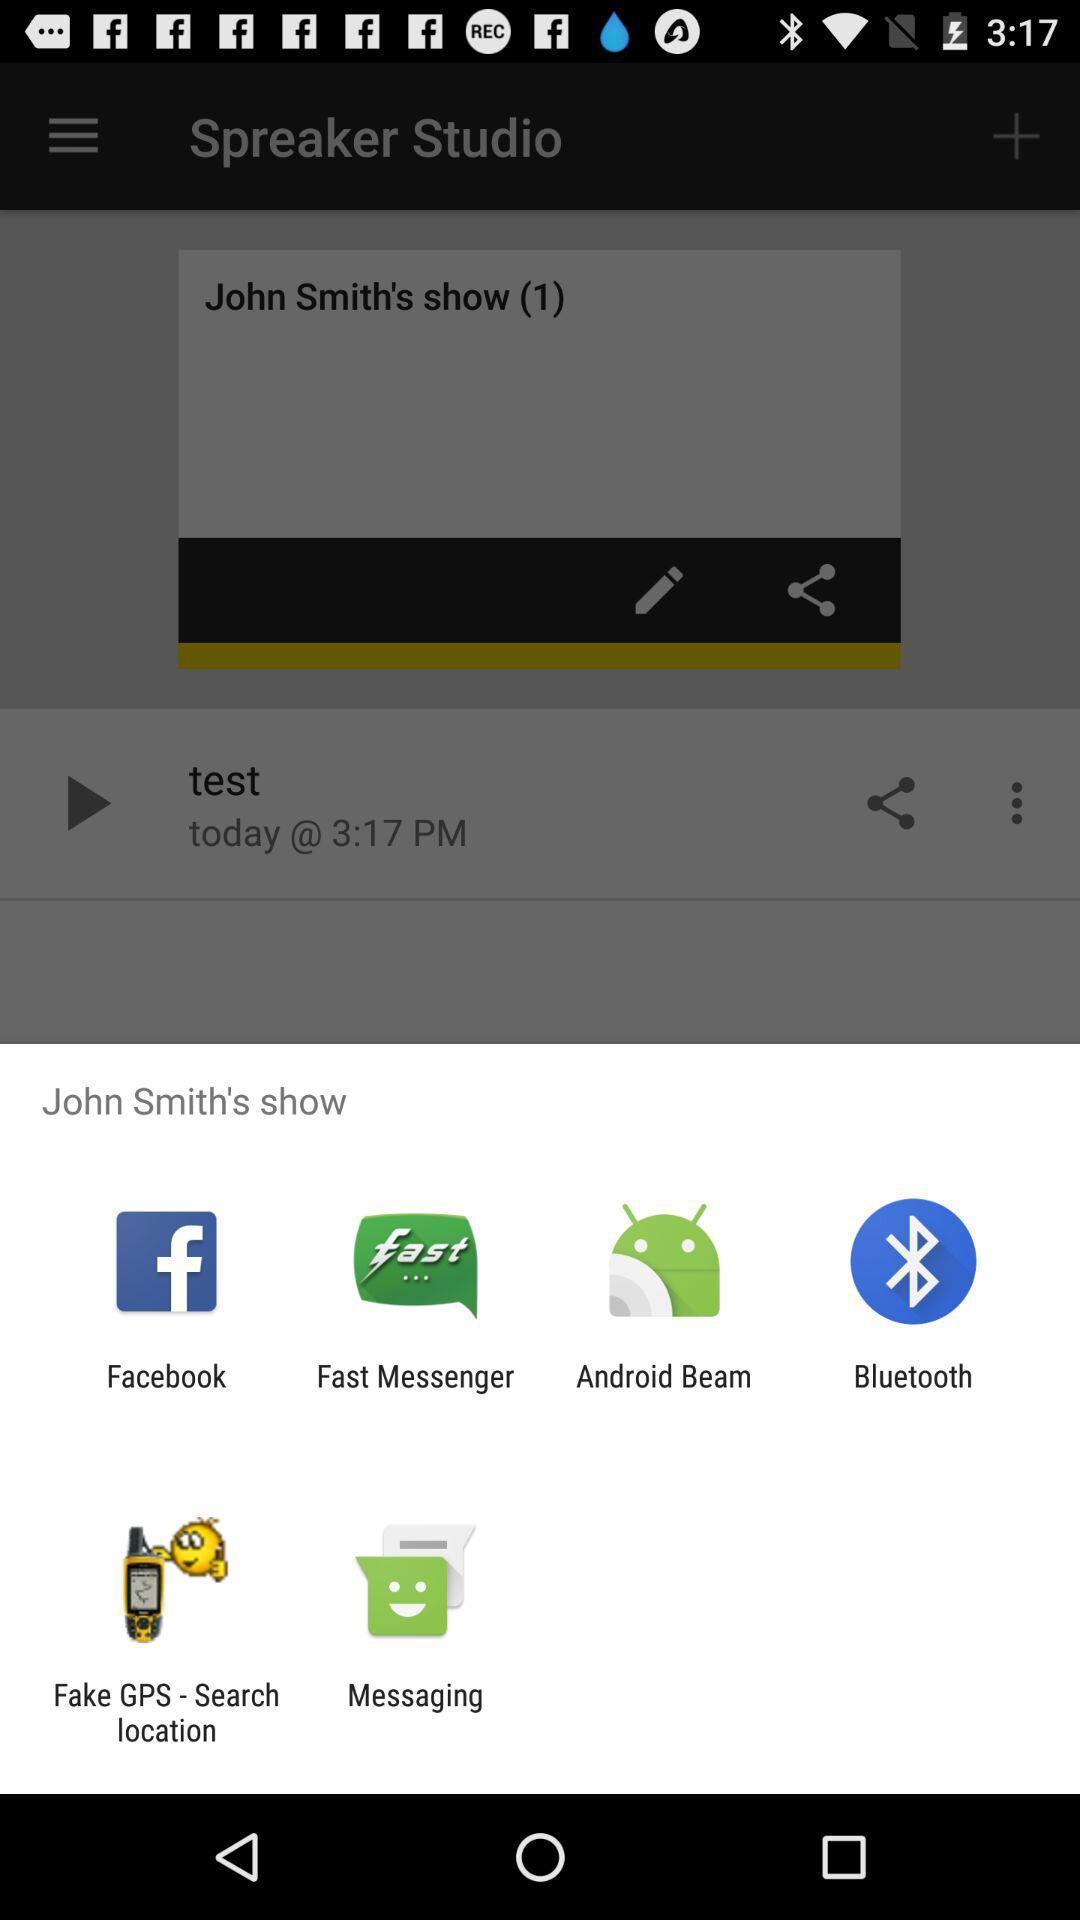 Image resolution: width=1080 pixels, height=1920 pixels. What do you see at coordinates (913, 1392) in the screenshot?
I see `item to the right of the android beam icon` at bounding box center [913, 1392].